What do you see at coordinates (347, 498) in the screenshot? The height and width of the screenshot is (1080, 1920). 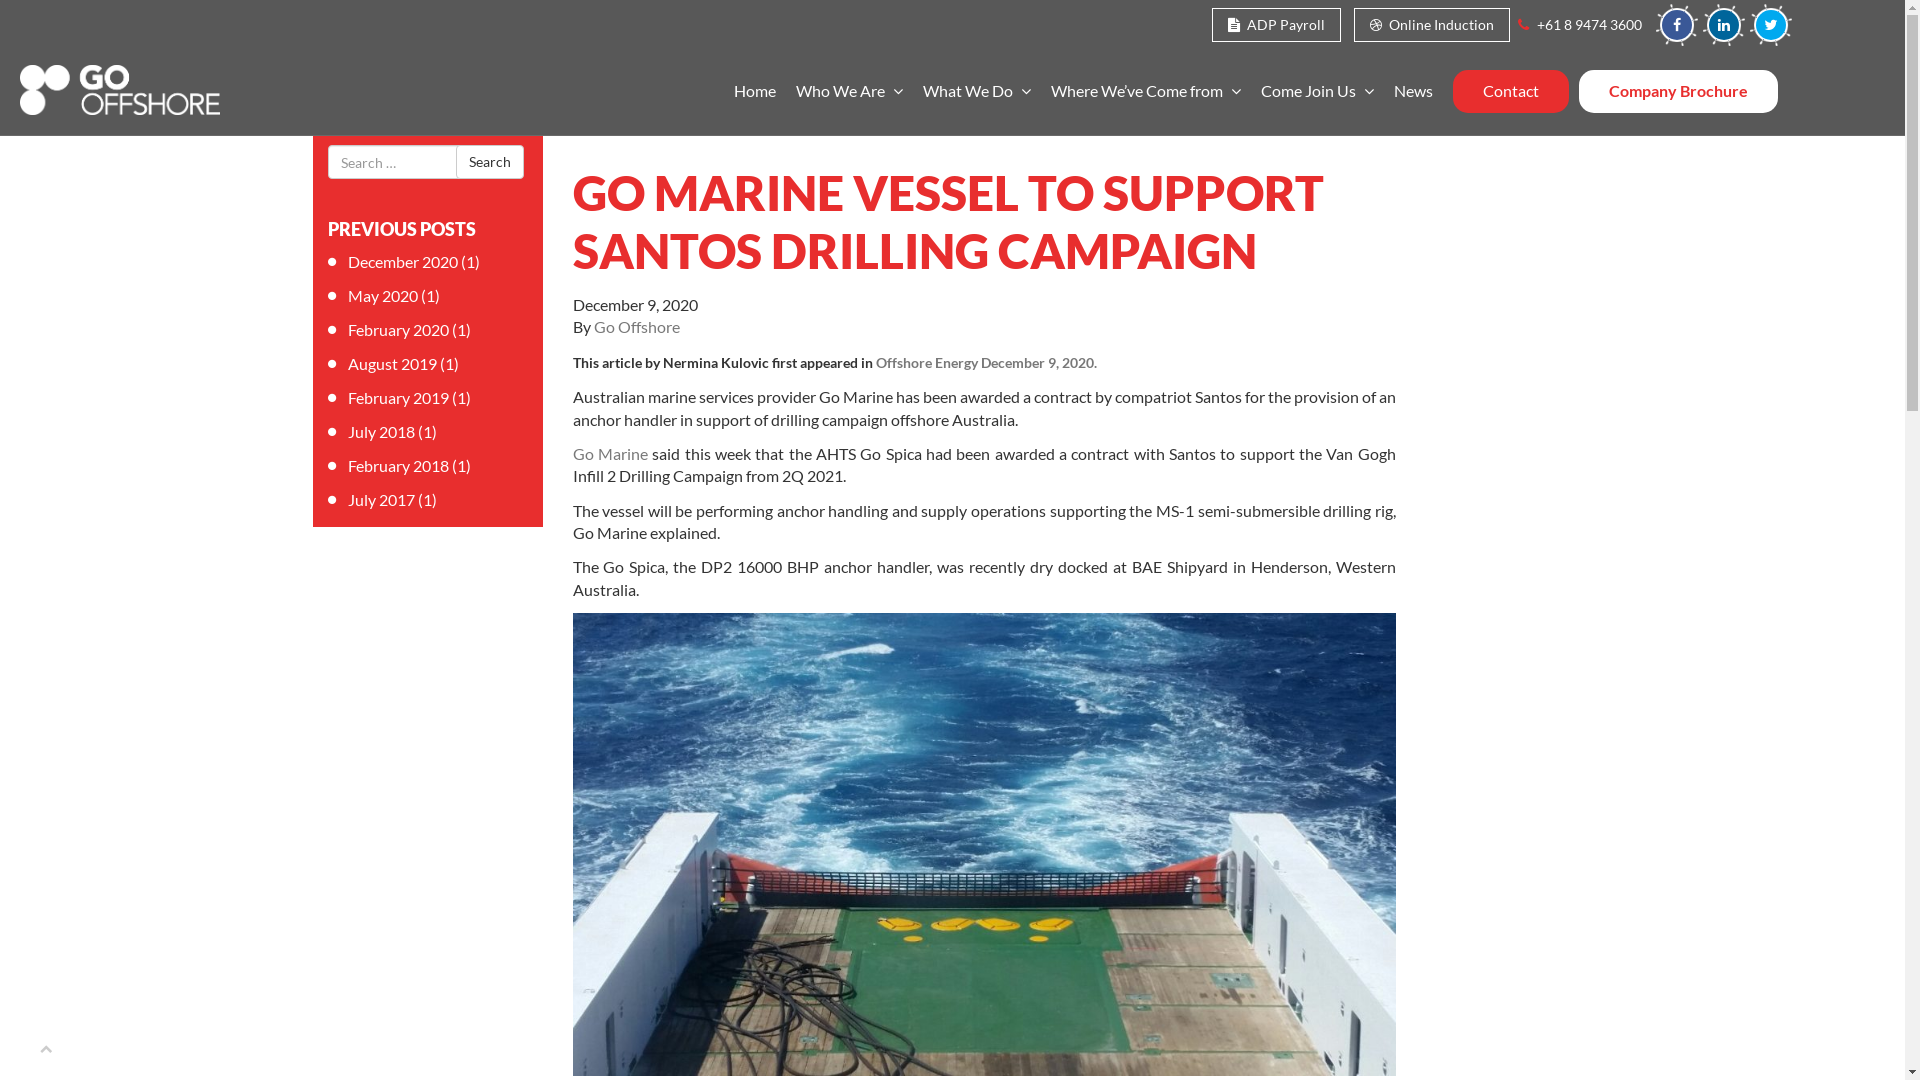 I see `'July 2017'` at bounding box center [347, 498].